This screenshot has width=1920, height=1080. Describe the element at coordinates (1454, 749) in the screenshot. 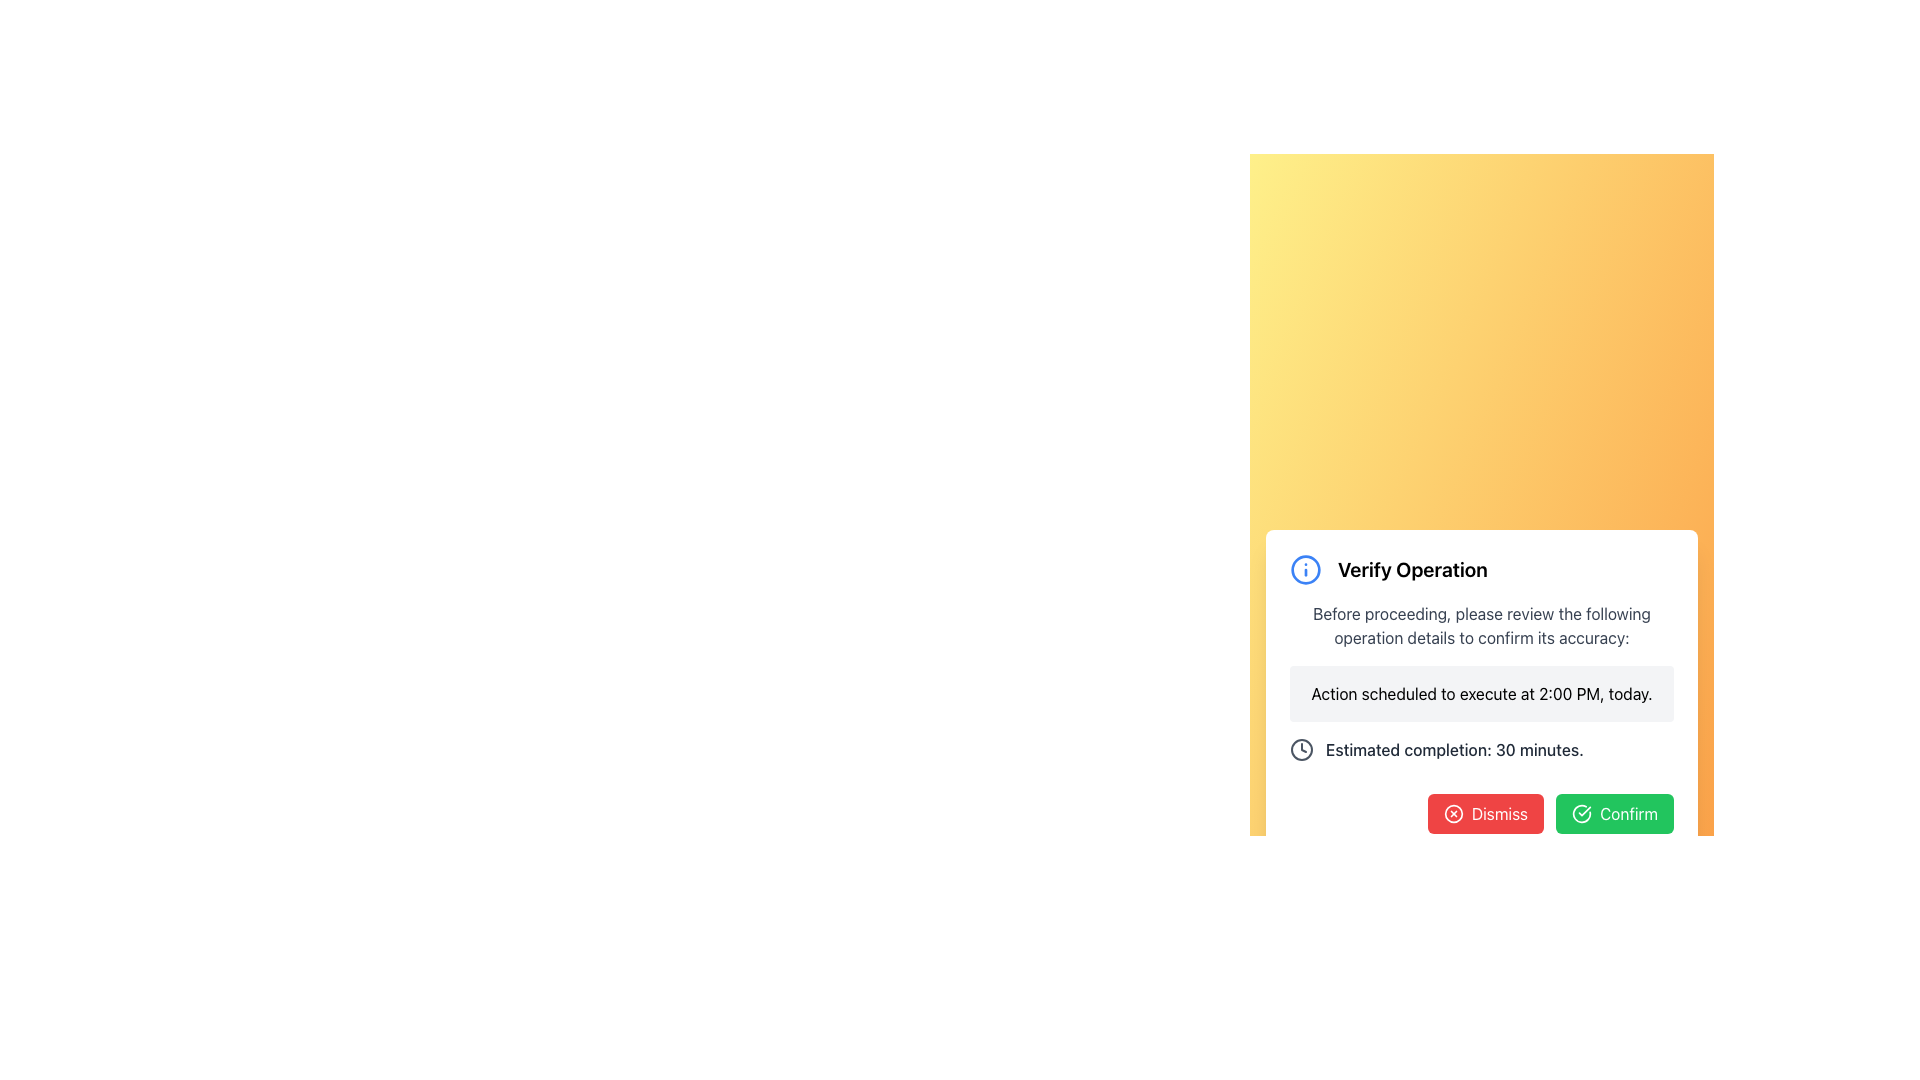

I see `the Static Text Element displaying 'Estimated completion: 30 minutes.' which is located next to a clock icon in the lower area of the notification card` at that location.